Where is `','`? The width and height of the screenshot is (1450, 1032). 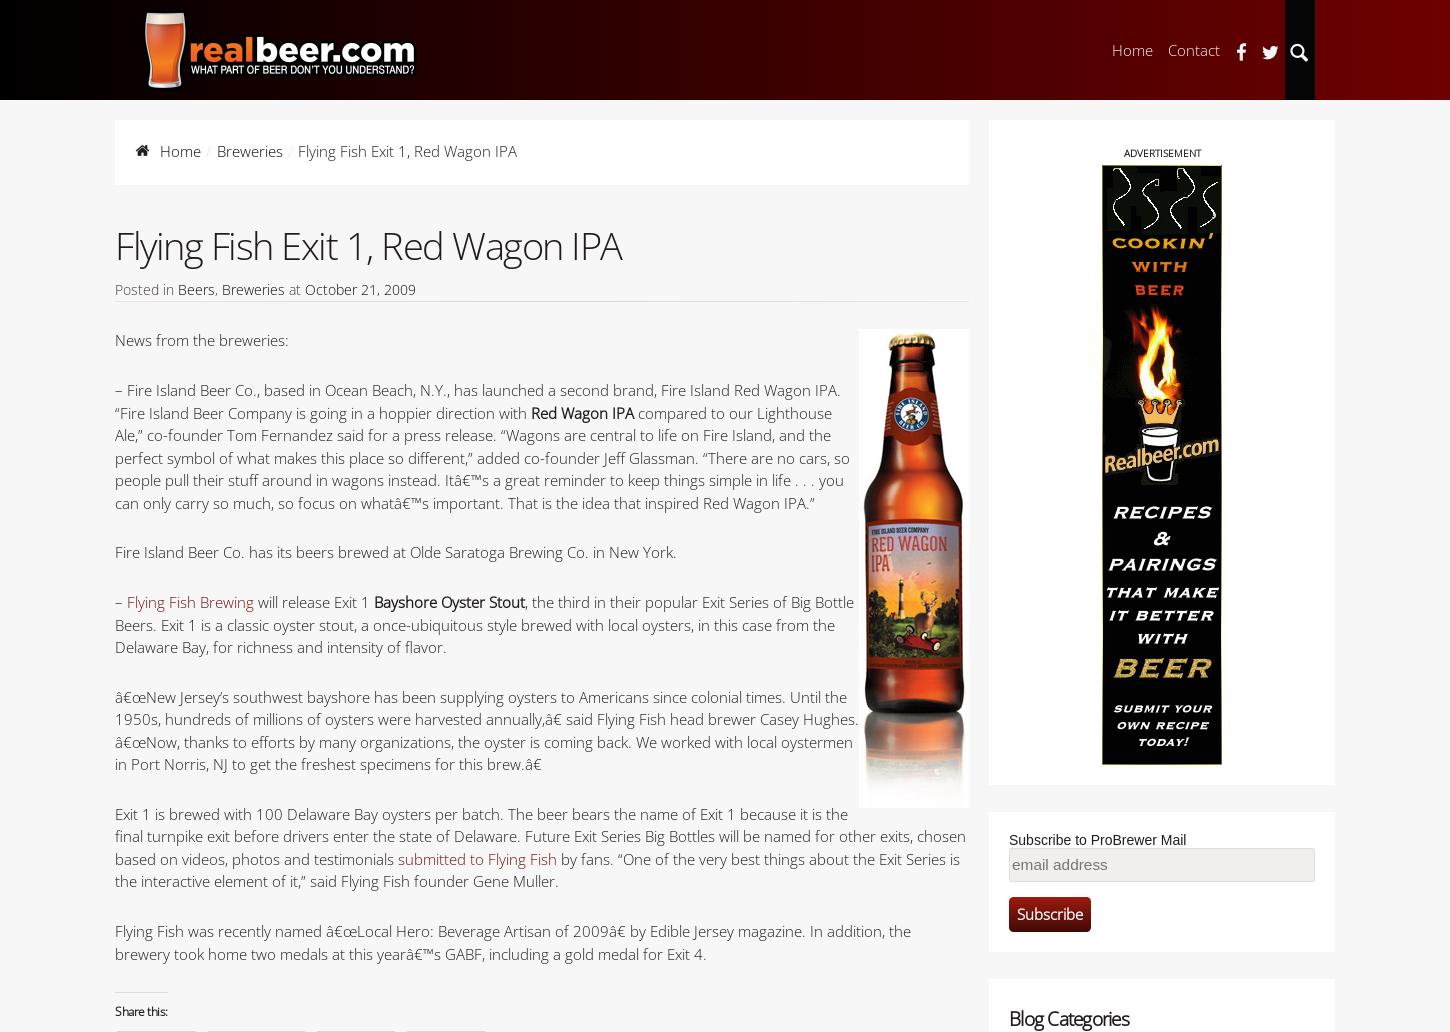 ',' is located at coordinates (217, 288).